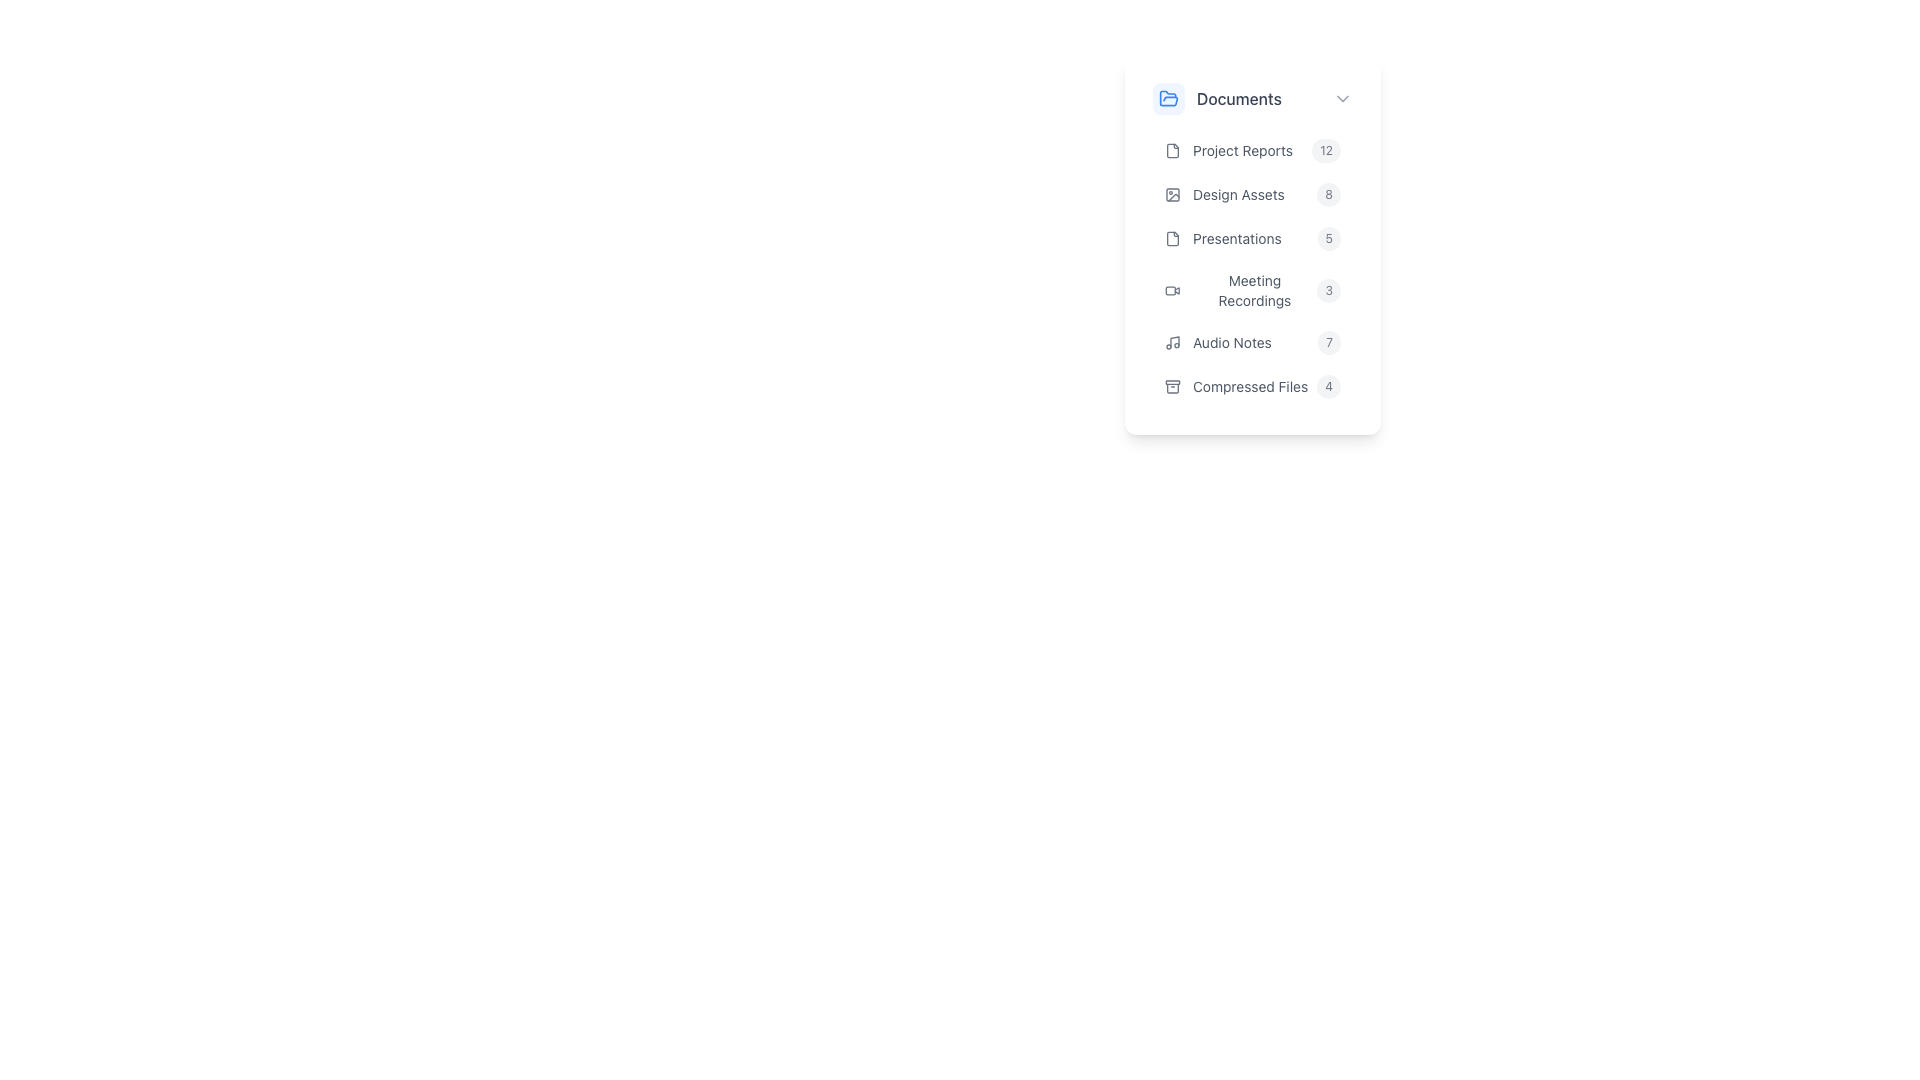 The width and height of the screenshot is (1920, 1080). I want to click on the 'Compressed Files' list item in the 'Documents' dropdown, so click(1251, 386).